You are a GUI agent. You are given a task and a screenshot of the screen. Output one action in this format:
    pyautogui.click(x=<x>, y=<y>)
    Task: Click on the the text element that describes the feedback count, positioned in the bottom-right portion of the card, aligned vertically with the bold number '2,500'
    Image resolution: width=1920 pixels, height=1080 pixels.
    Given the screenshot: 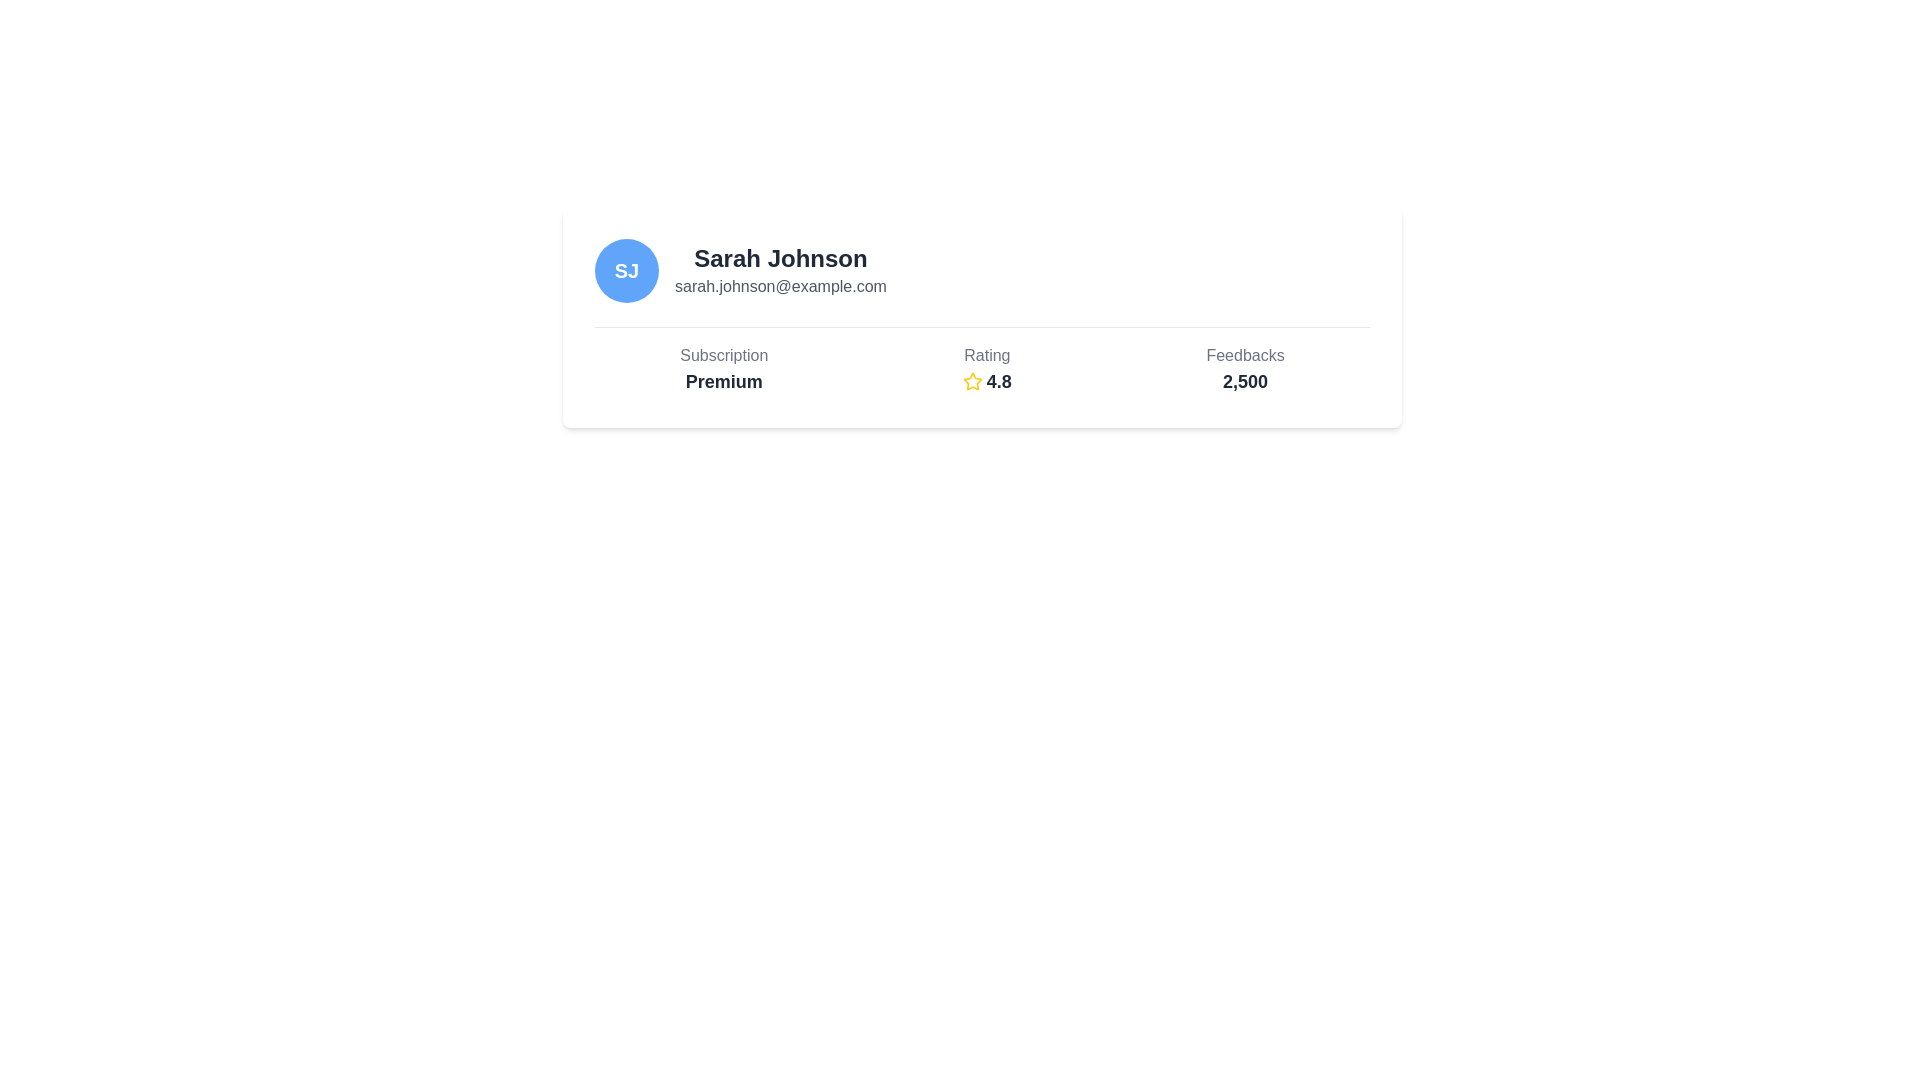 What is the action you would take?
    pyautogui.click(x=1244, y=354)
    